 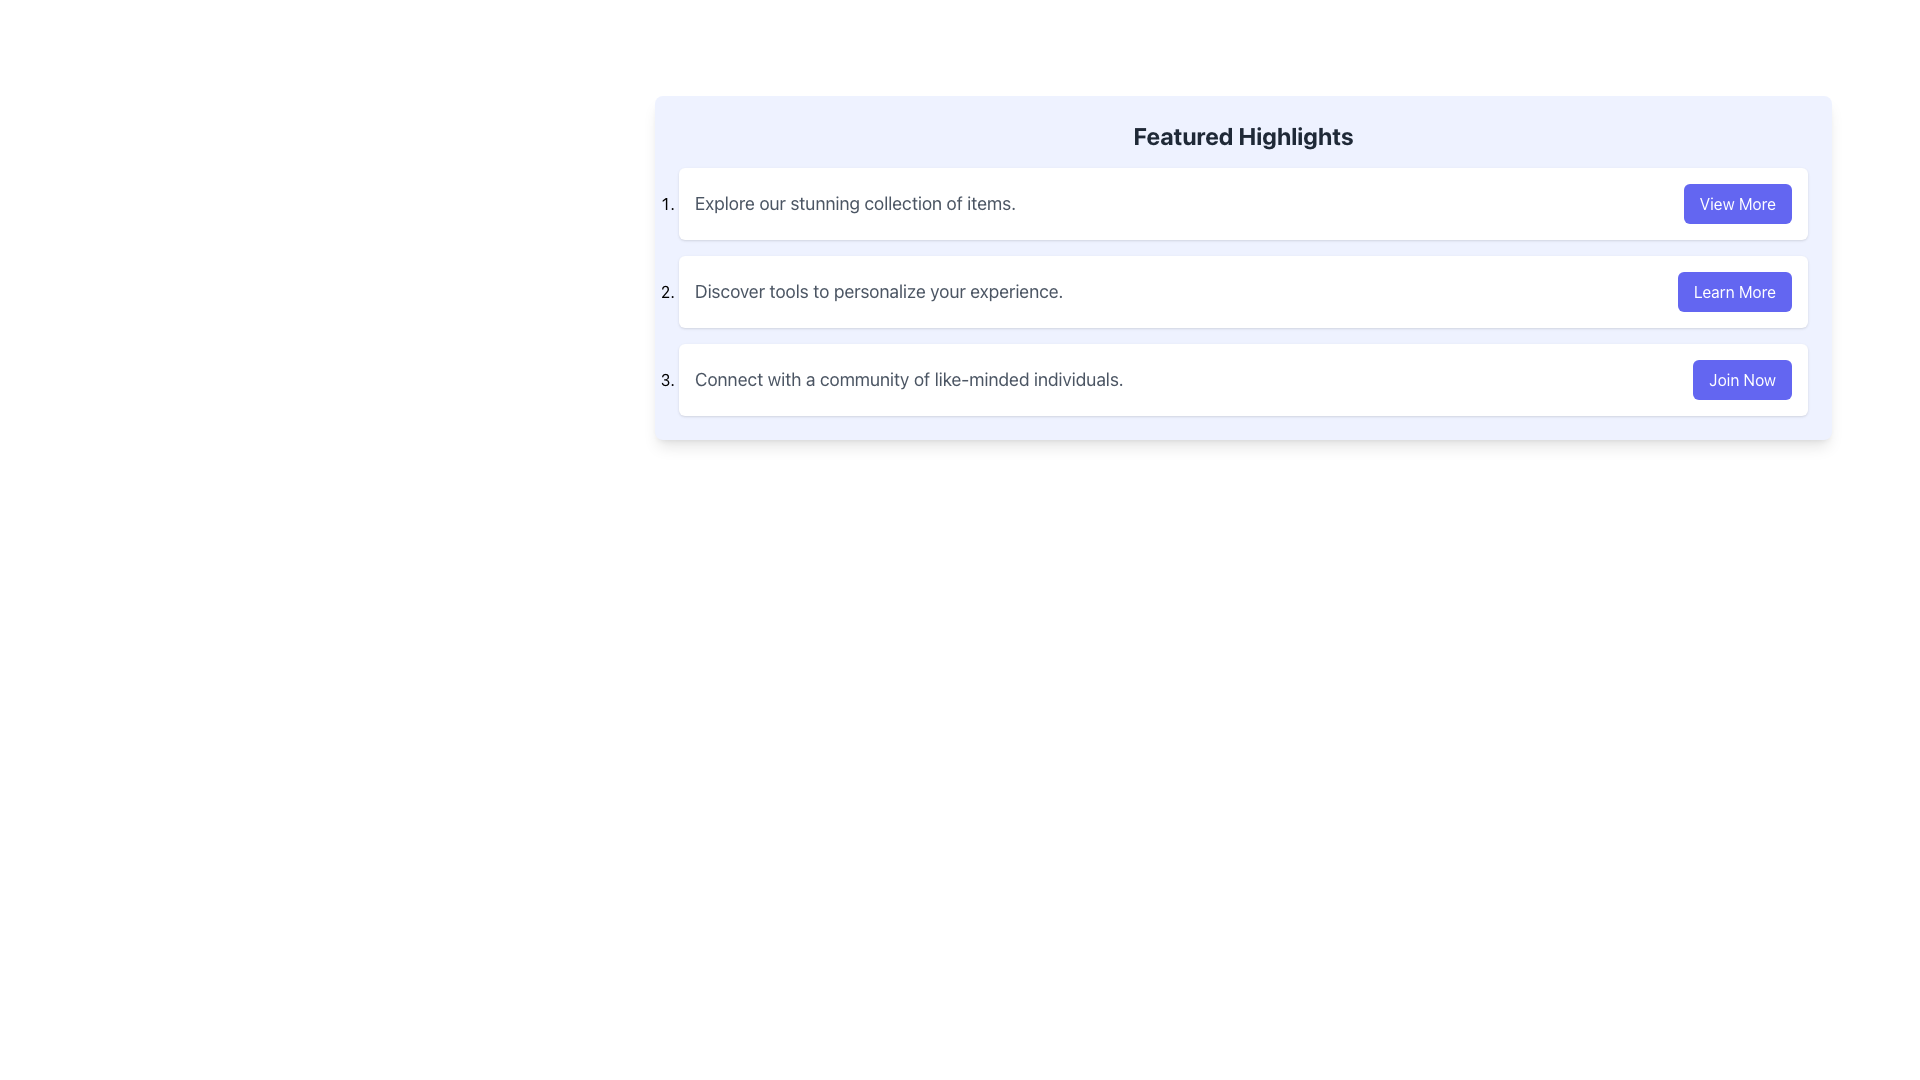 What do you see at coordinates (1733, 292) in the screenshot?
I see `the button located to the right of the text 'Discover tools to personalize your experience.' in the second row of the vertical list to trigger hover effects` at bounding box center [1733, 292].